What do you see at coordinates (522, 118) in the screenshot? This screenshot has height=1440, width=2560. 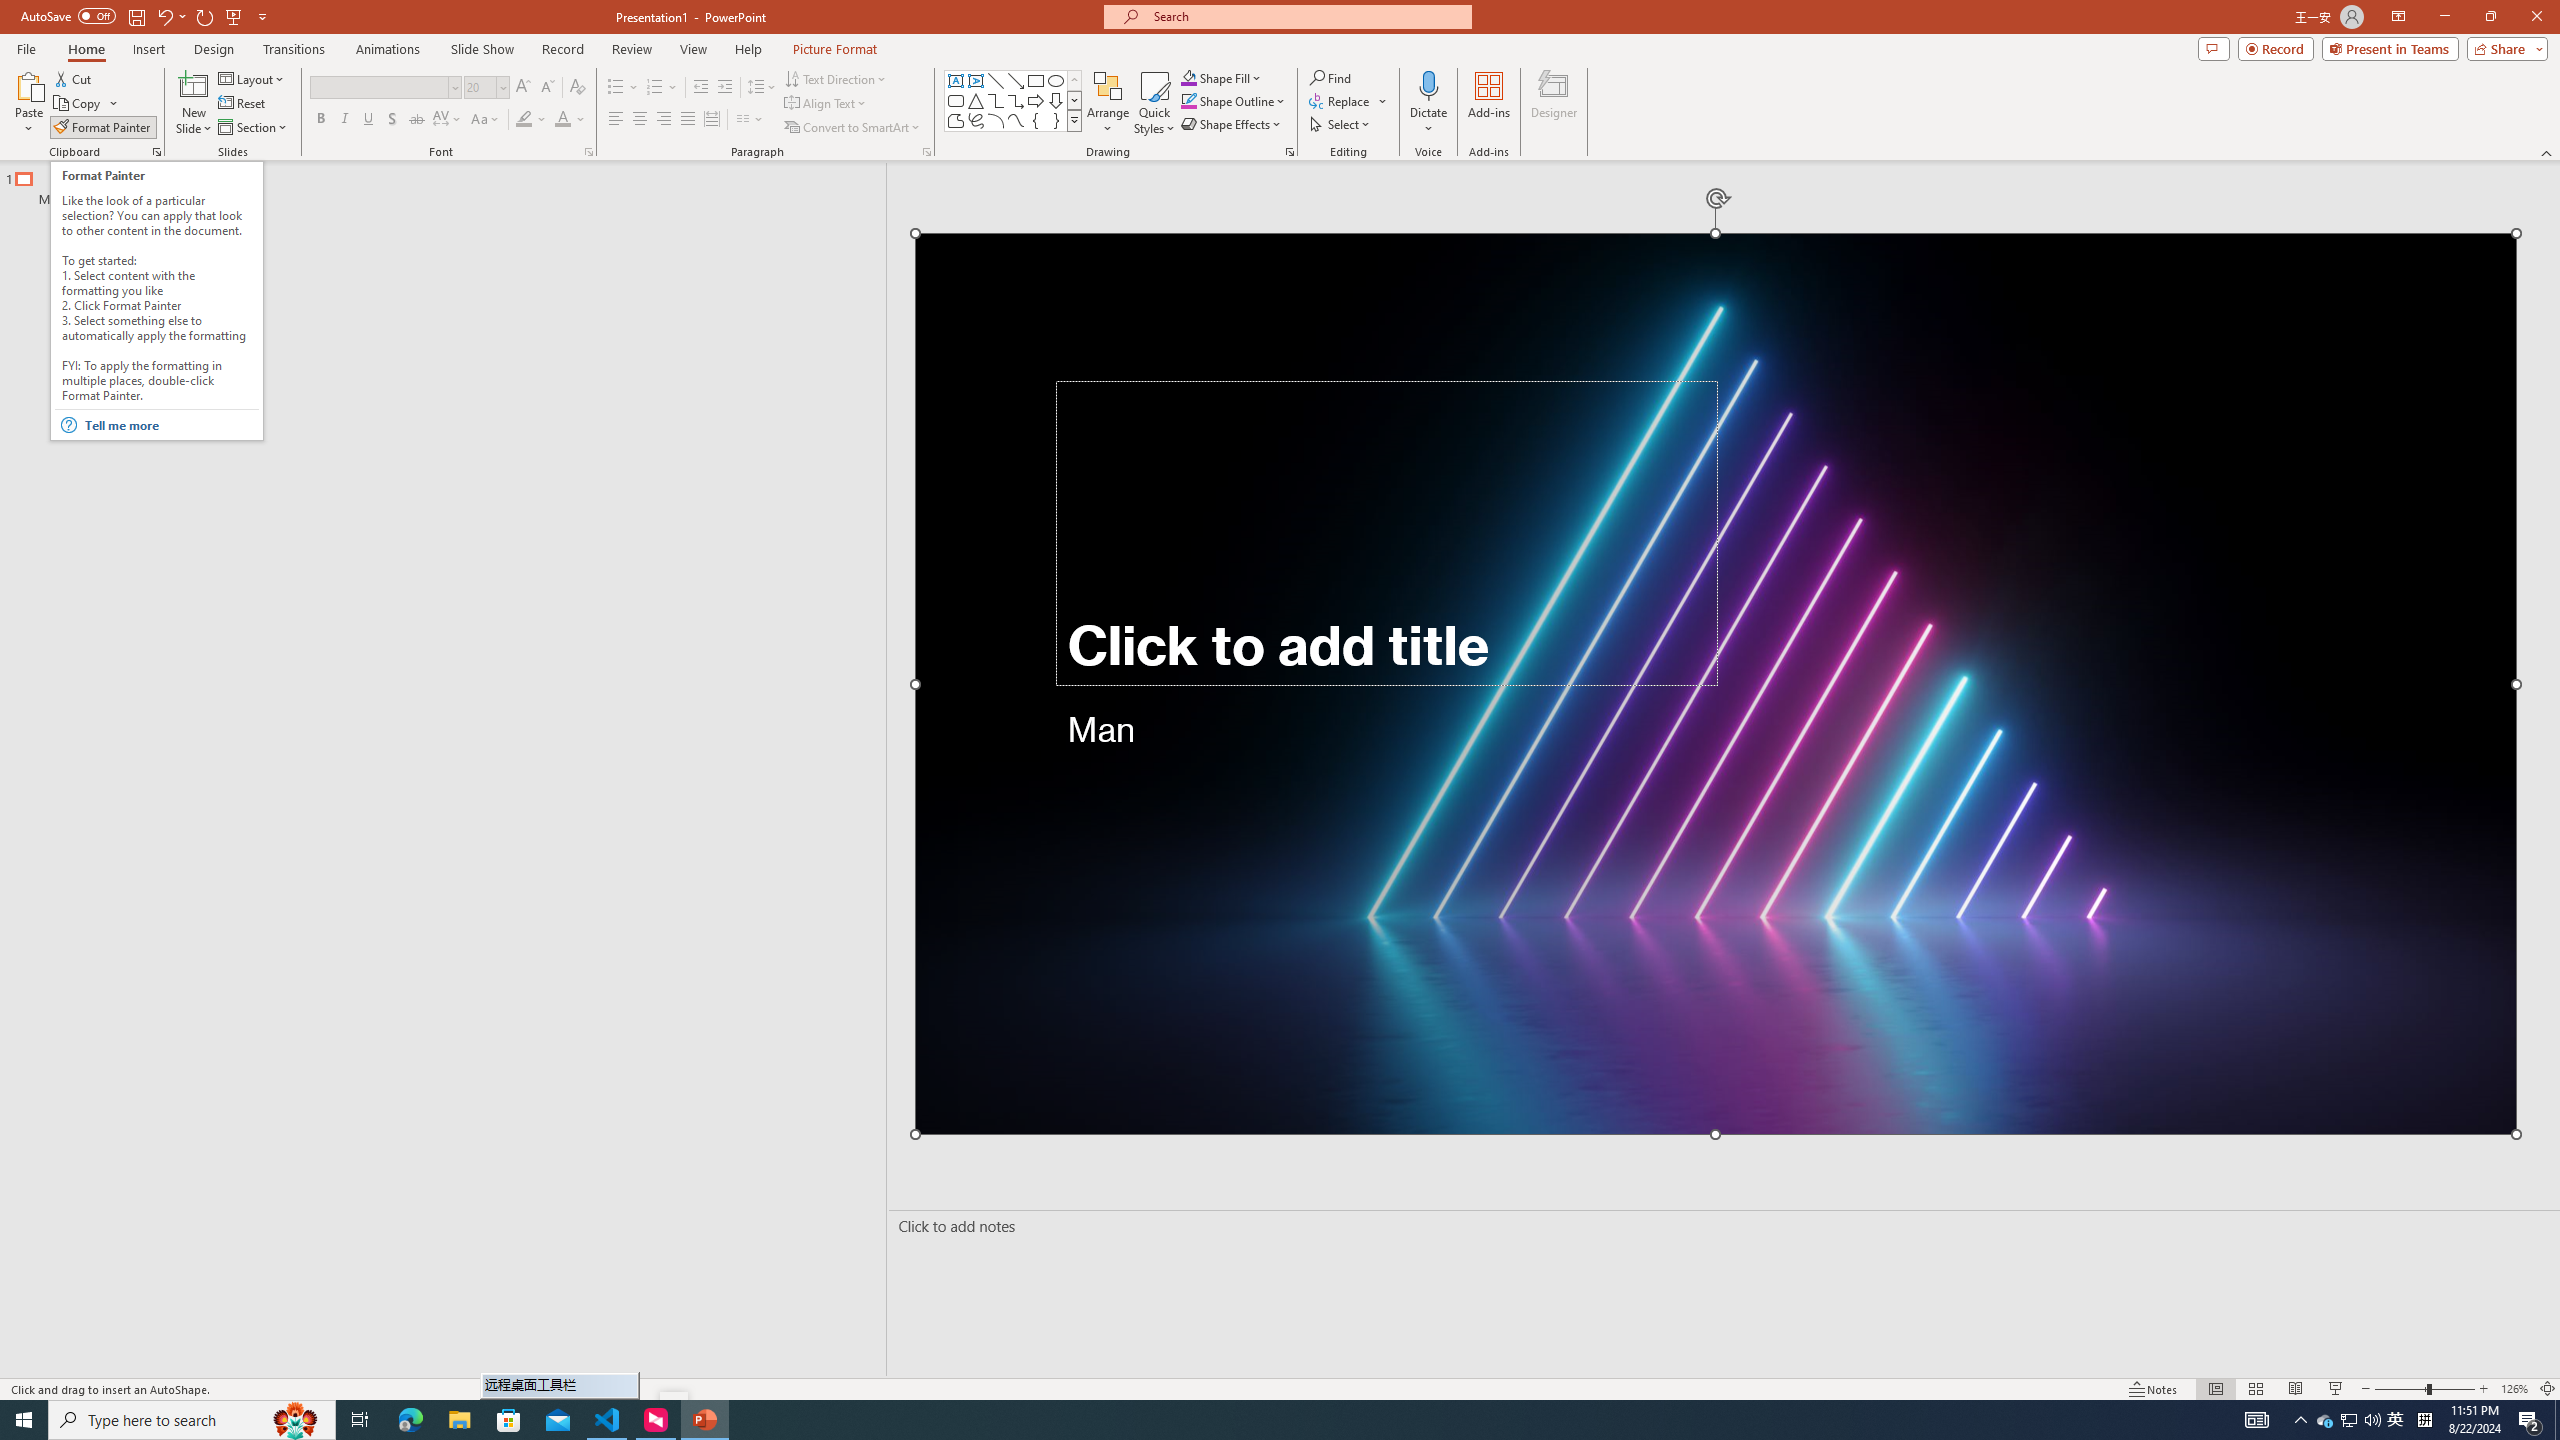 I see `'Text Highlight Color Yellow'` at bounding box center [522, 118].